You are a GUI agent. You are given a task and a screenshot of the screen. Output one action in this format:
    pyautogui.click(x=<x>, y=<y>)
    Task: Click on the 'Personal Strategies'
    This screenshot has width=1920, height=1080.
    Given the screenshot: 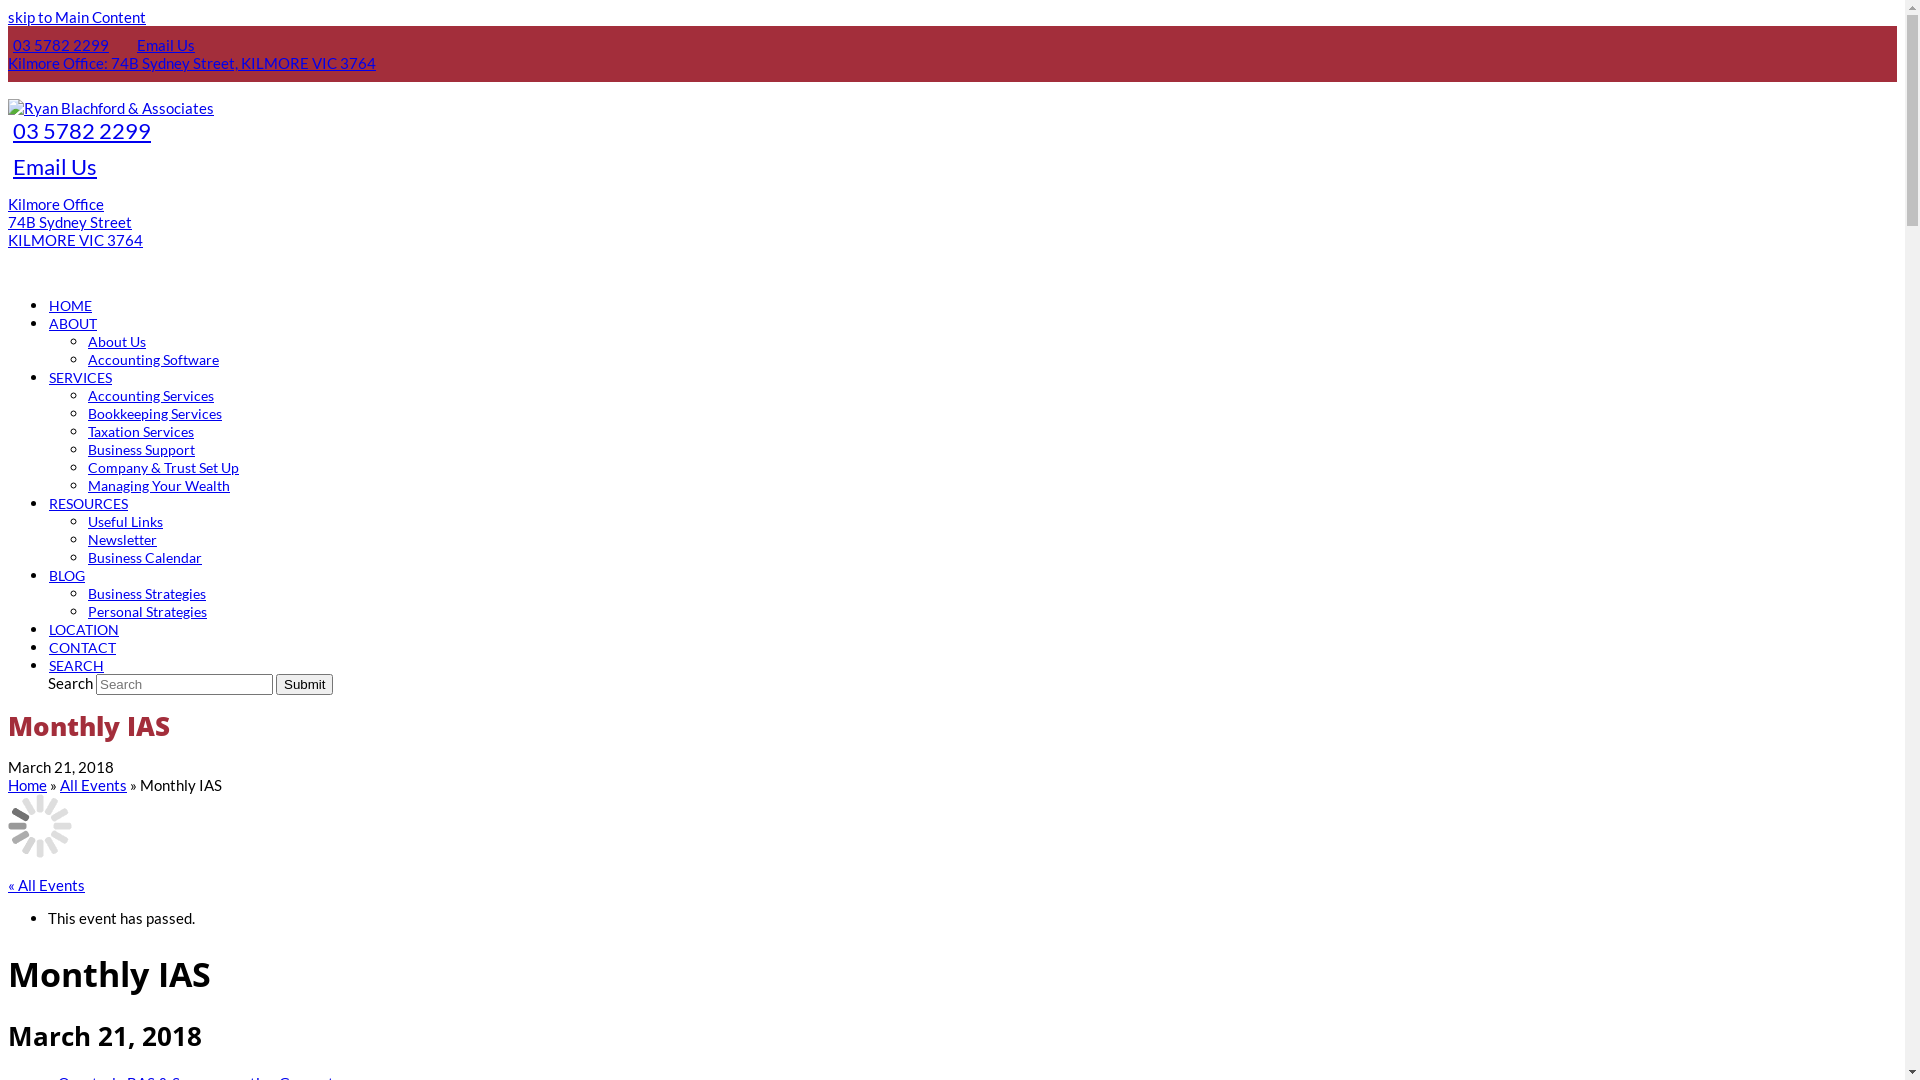 What is the action you would take?
    pyautogui.click(x=146, y=609)
    